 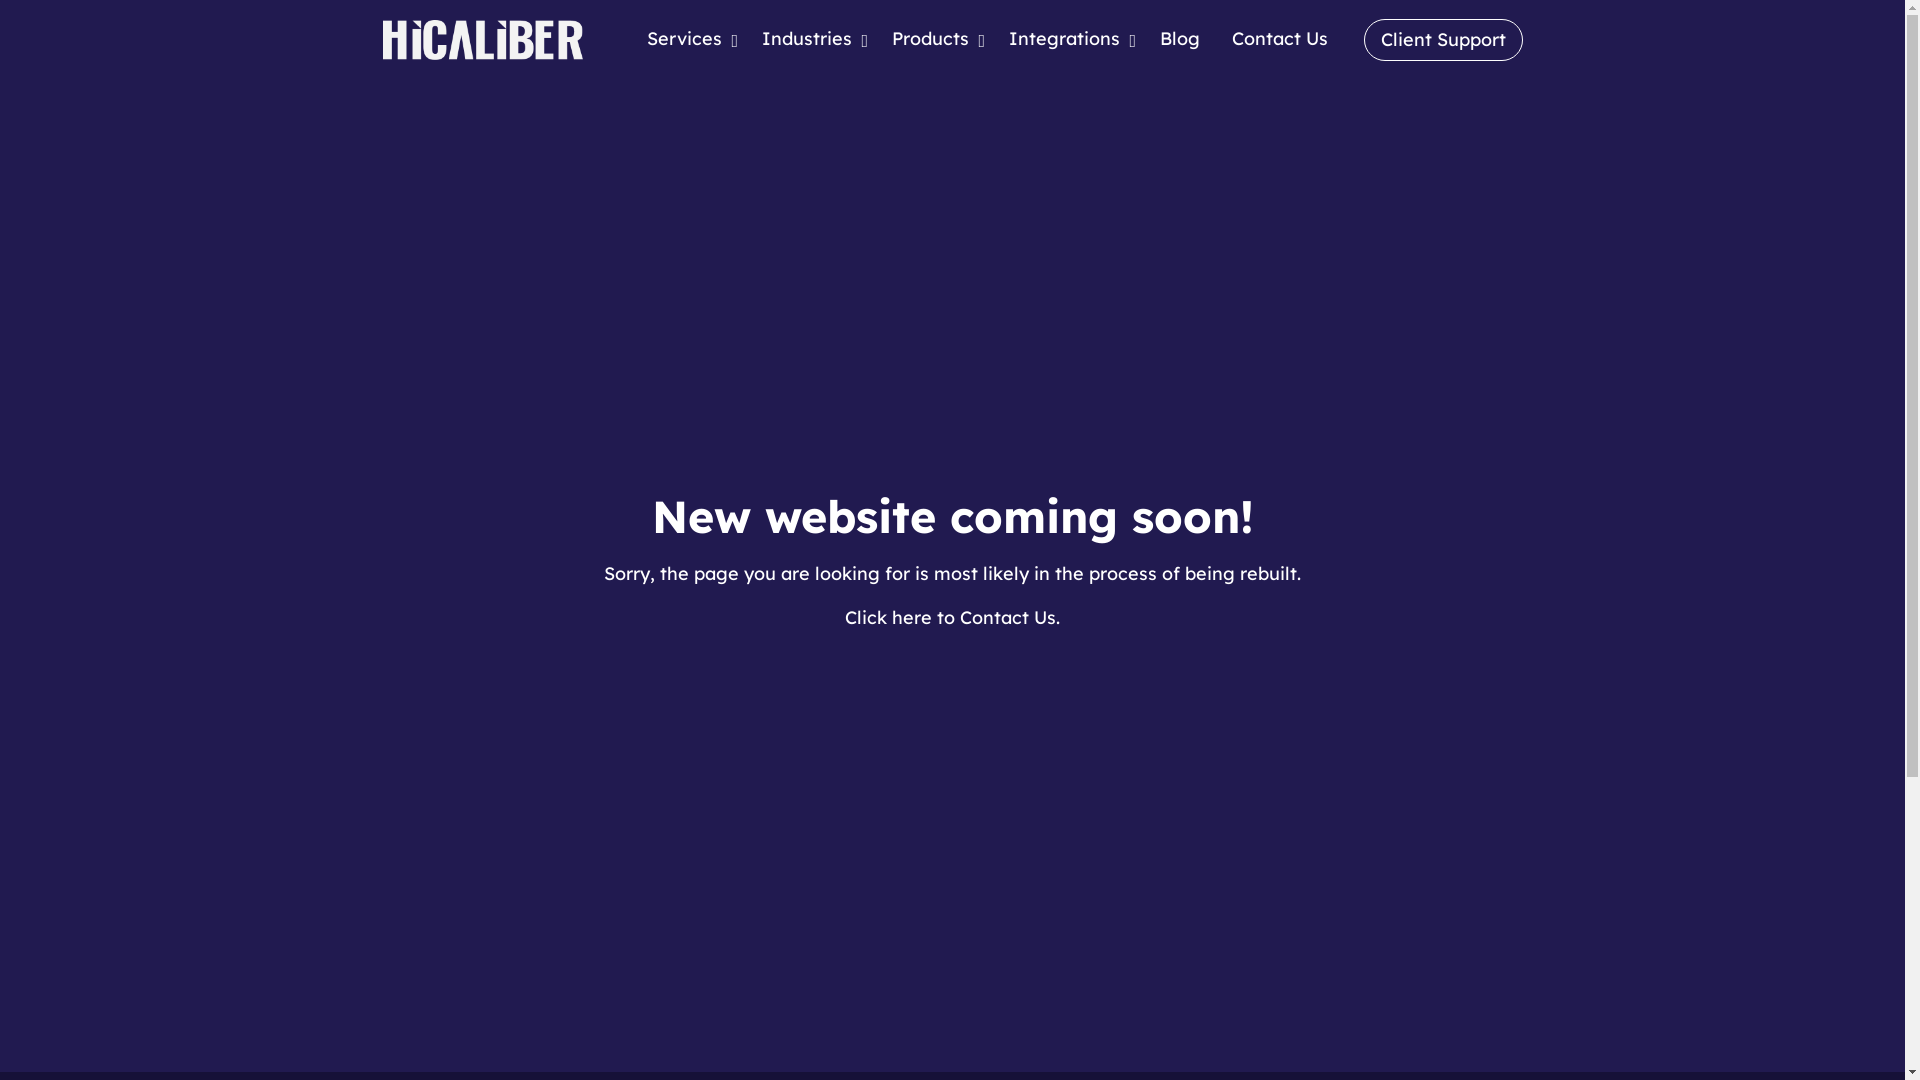 I want to click on 'Contact Us', so click(x=1214, y=38).